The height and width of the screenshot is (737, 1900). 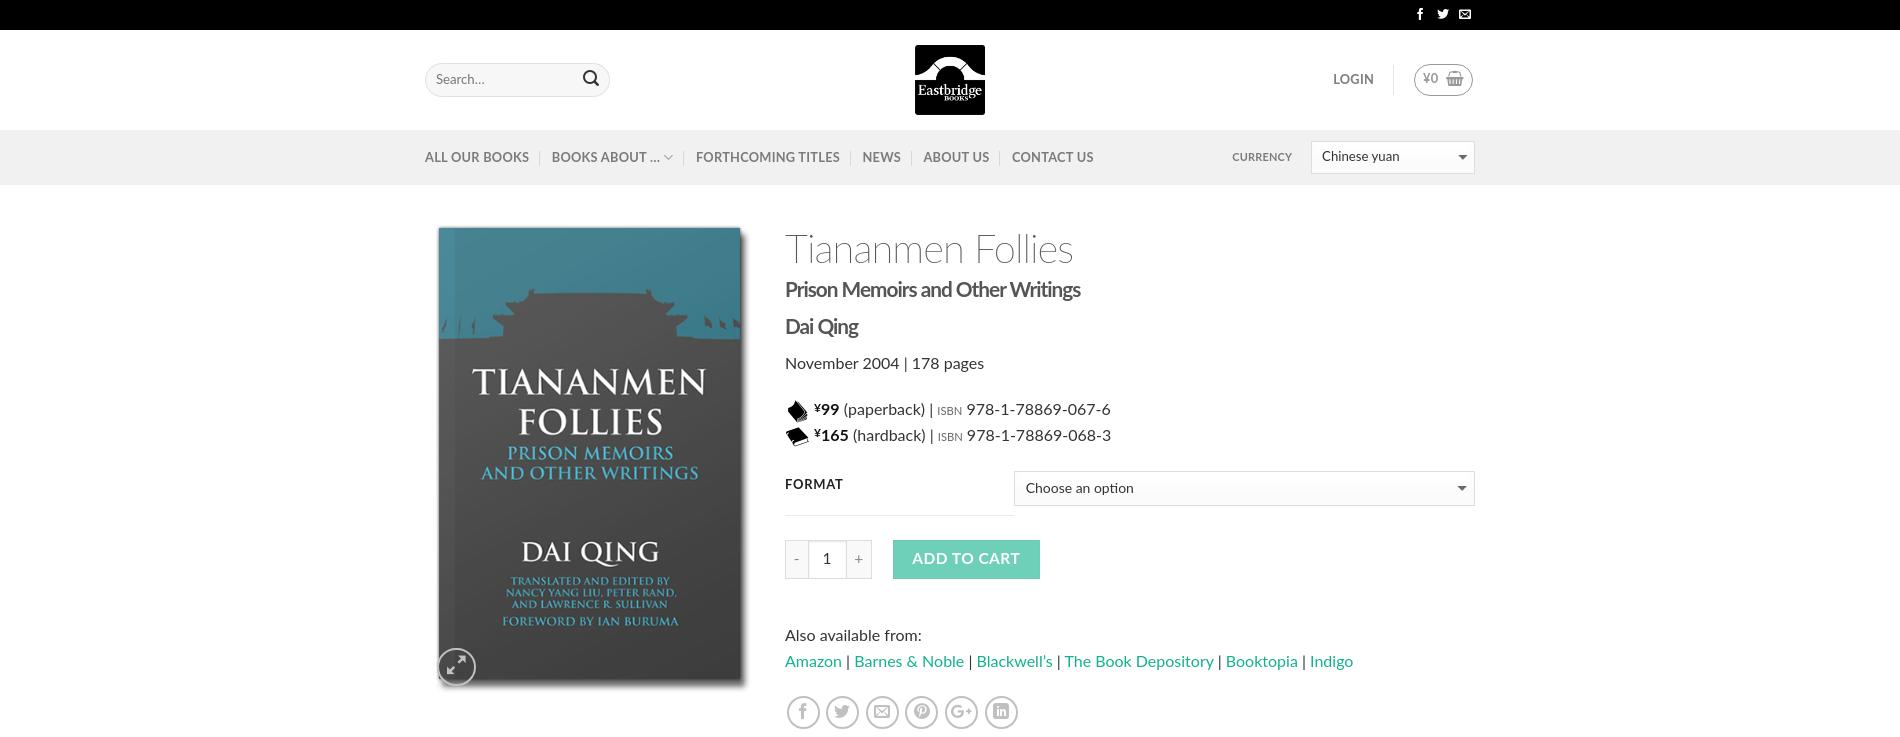 What do you see at coordinates (851, 636) in the screenshot?
I see `'Also available from:'` at bounding box center [851, 636].